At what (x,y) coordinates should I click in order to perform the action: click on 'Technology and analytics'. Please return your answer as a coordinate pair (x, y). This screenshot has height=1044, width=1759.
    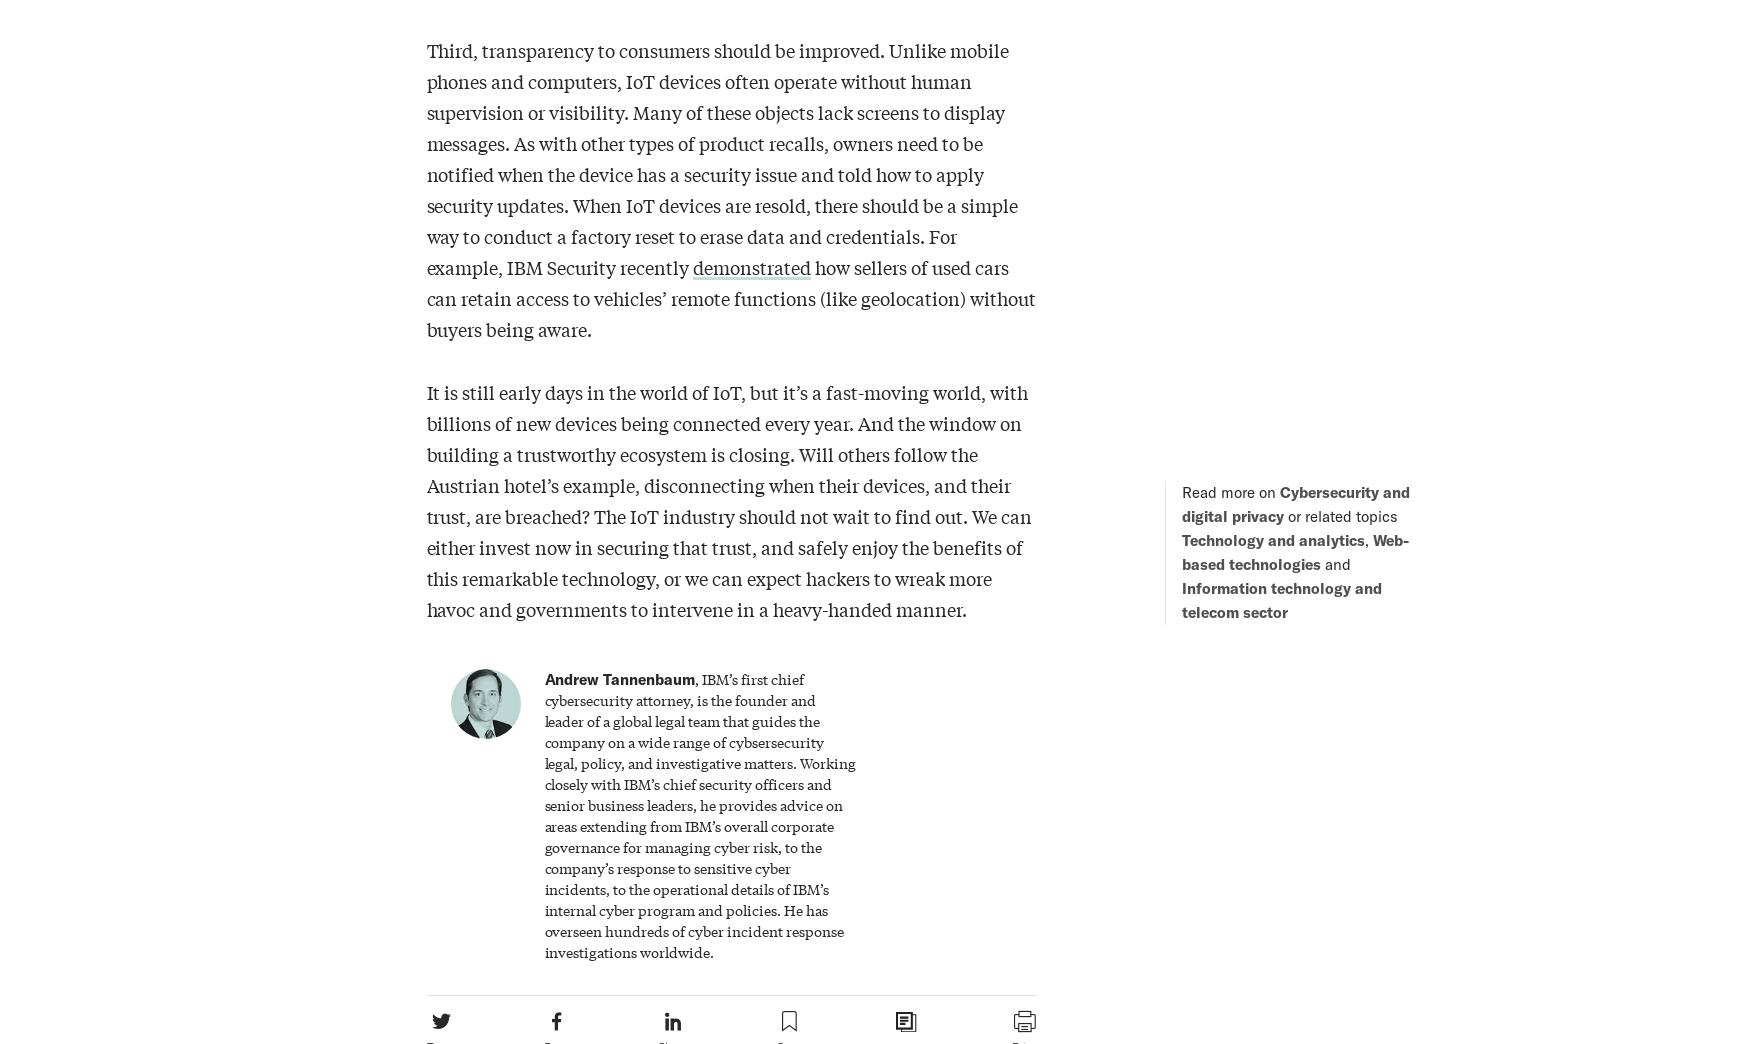
    Looking at the image, I should click on (1271, 538).